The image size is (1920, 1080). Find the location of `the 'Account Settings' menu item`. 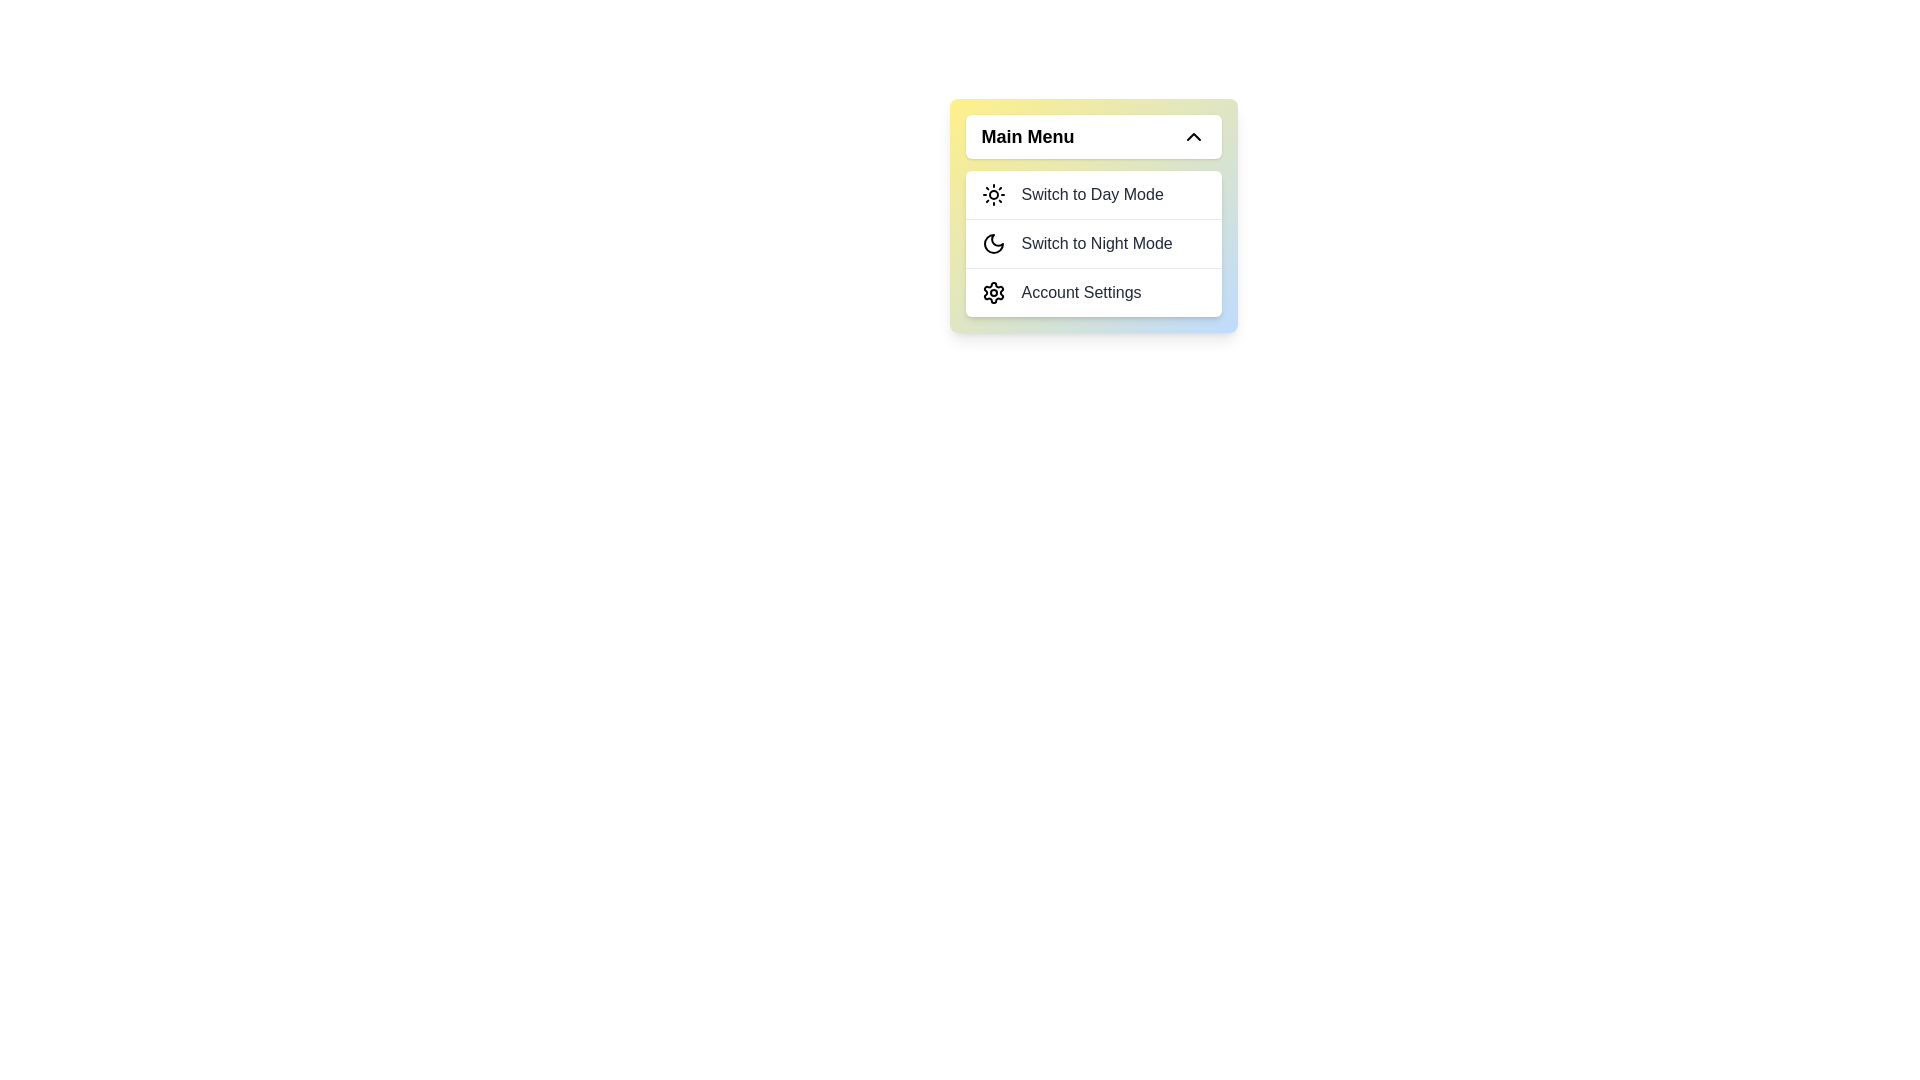

the 'Account Settings' menu item is located at coordinates (1092, 292).